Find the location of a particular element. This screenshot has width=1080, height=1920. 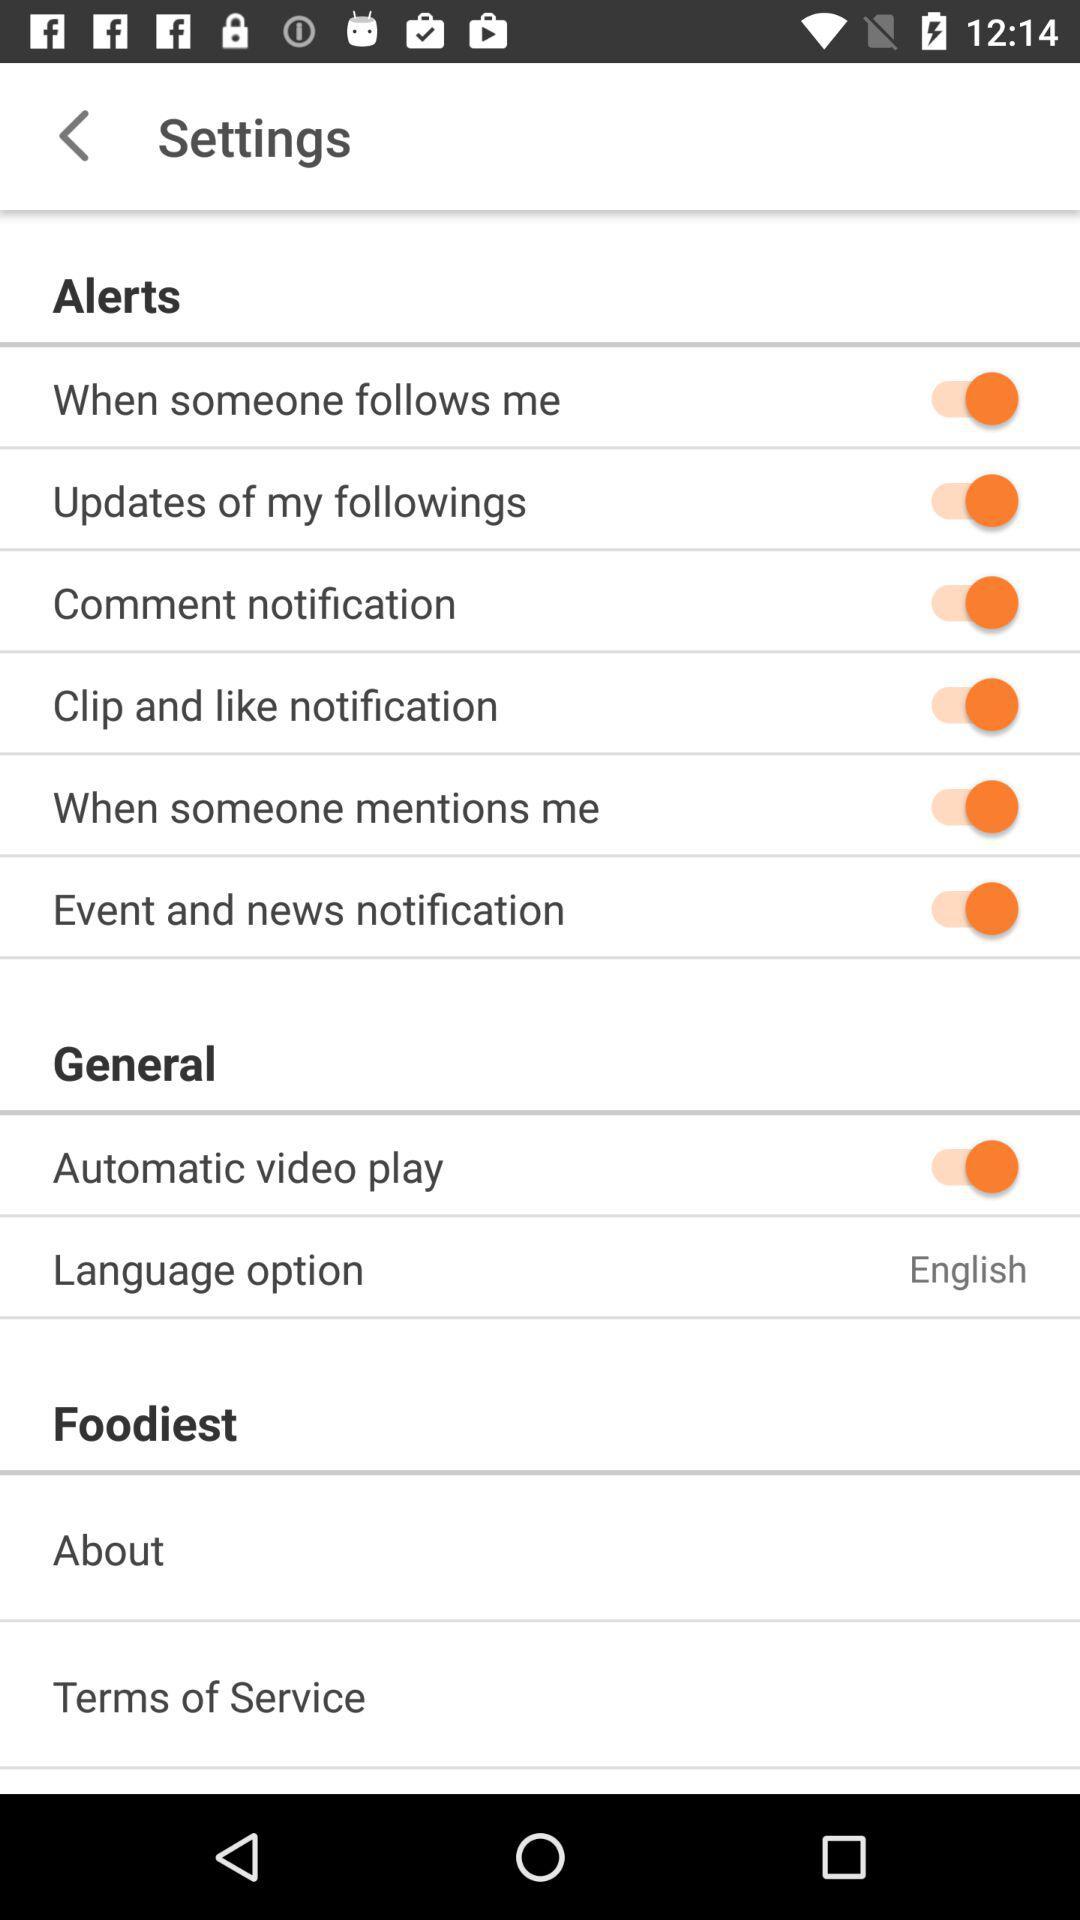

icon on the right side of when someone follows me is located at coordinates (964, 398).